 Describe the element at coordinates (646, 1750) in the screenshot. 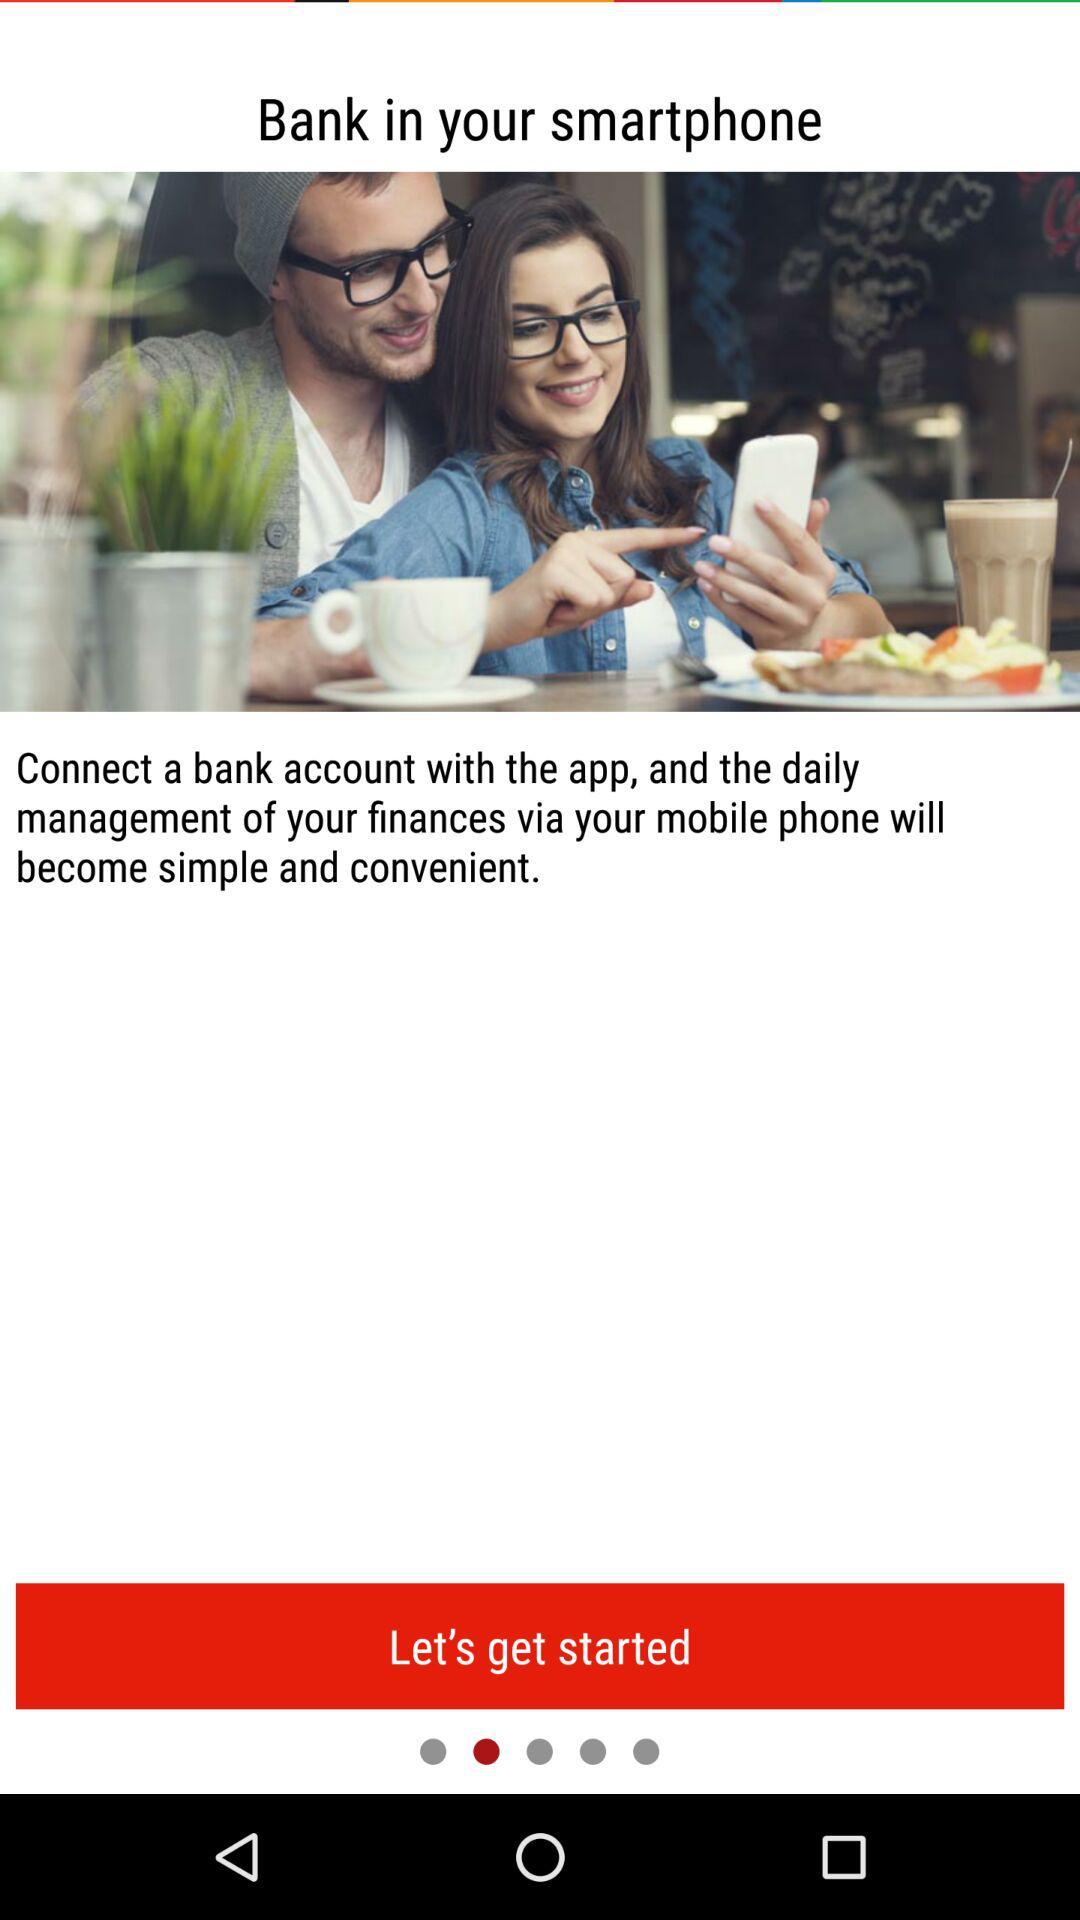

I see `icon below the let s get icon` at that location.